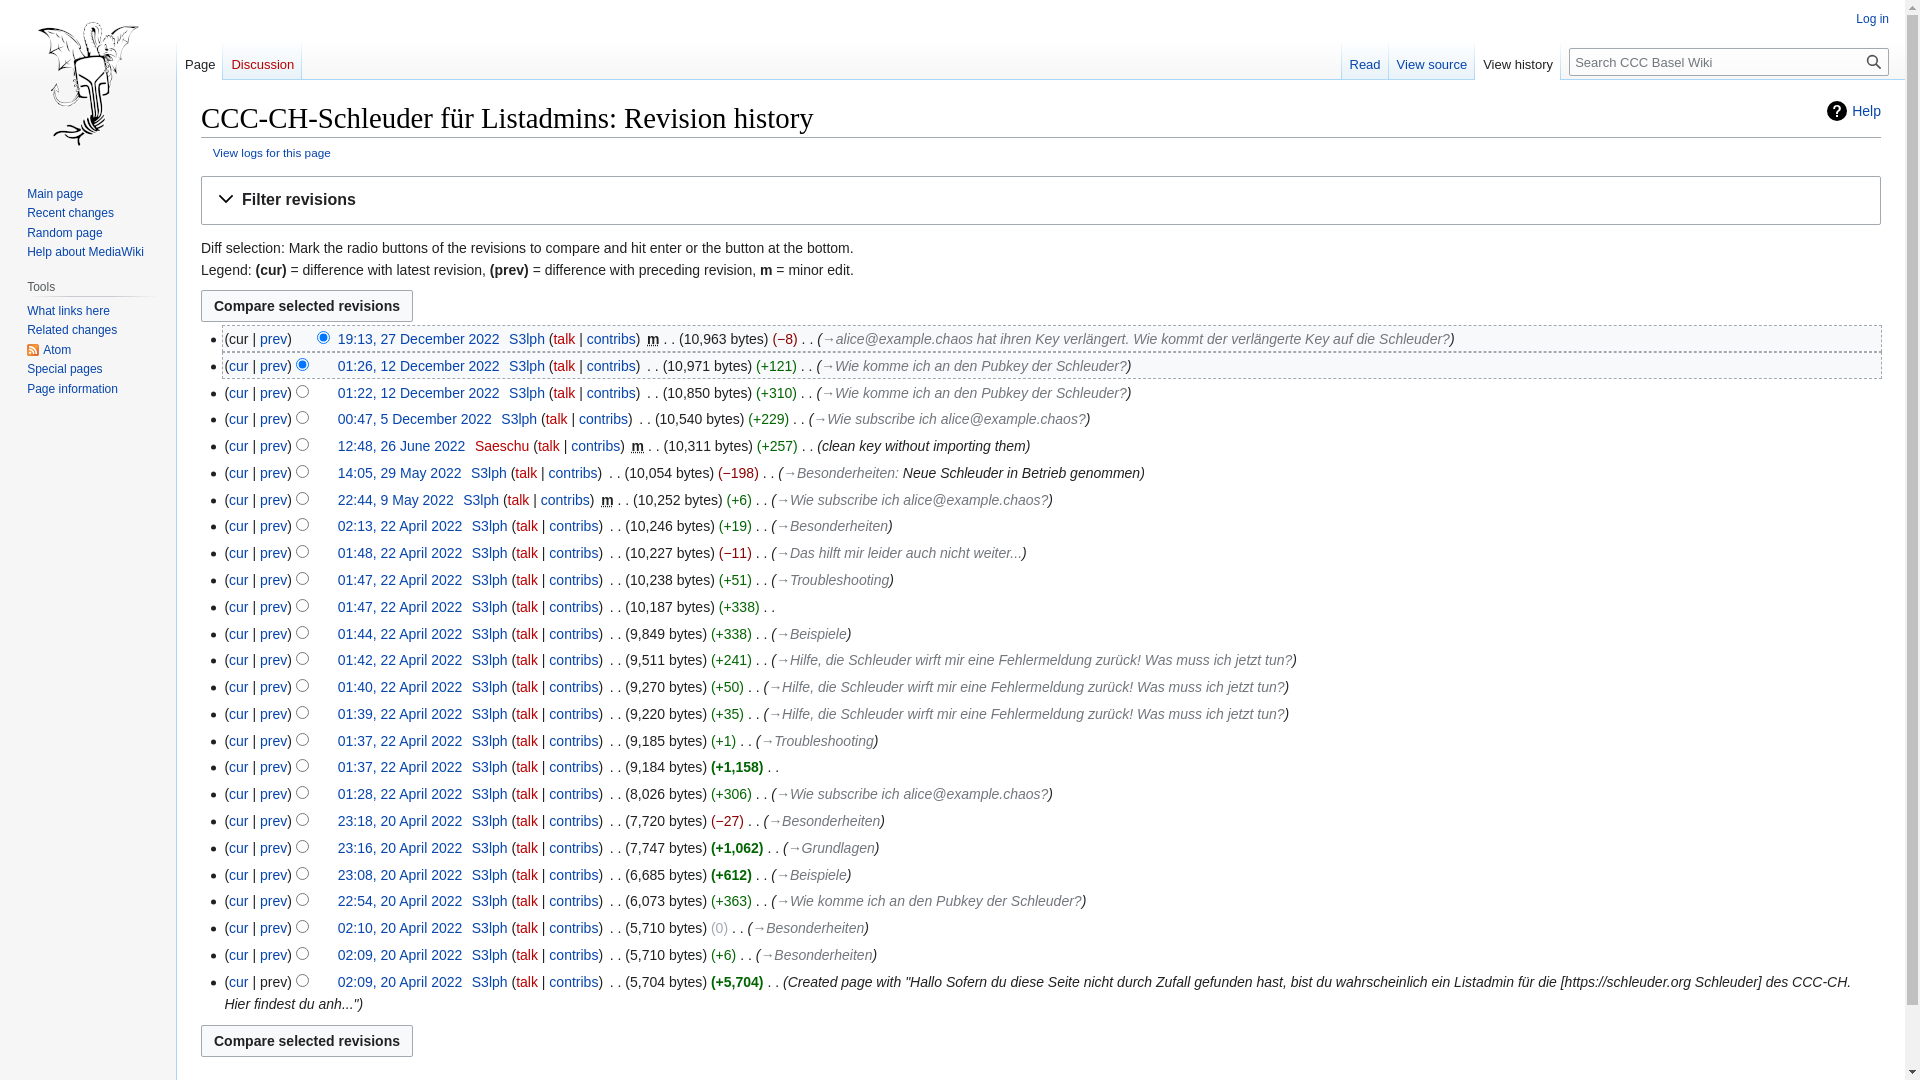 This screenshot has width=1920, height=1080. What do you see at coordinates (399, 473) in the screenshot?
I see `'14:05, 29 May 2022'` at bounding box center [399, 473].